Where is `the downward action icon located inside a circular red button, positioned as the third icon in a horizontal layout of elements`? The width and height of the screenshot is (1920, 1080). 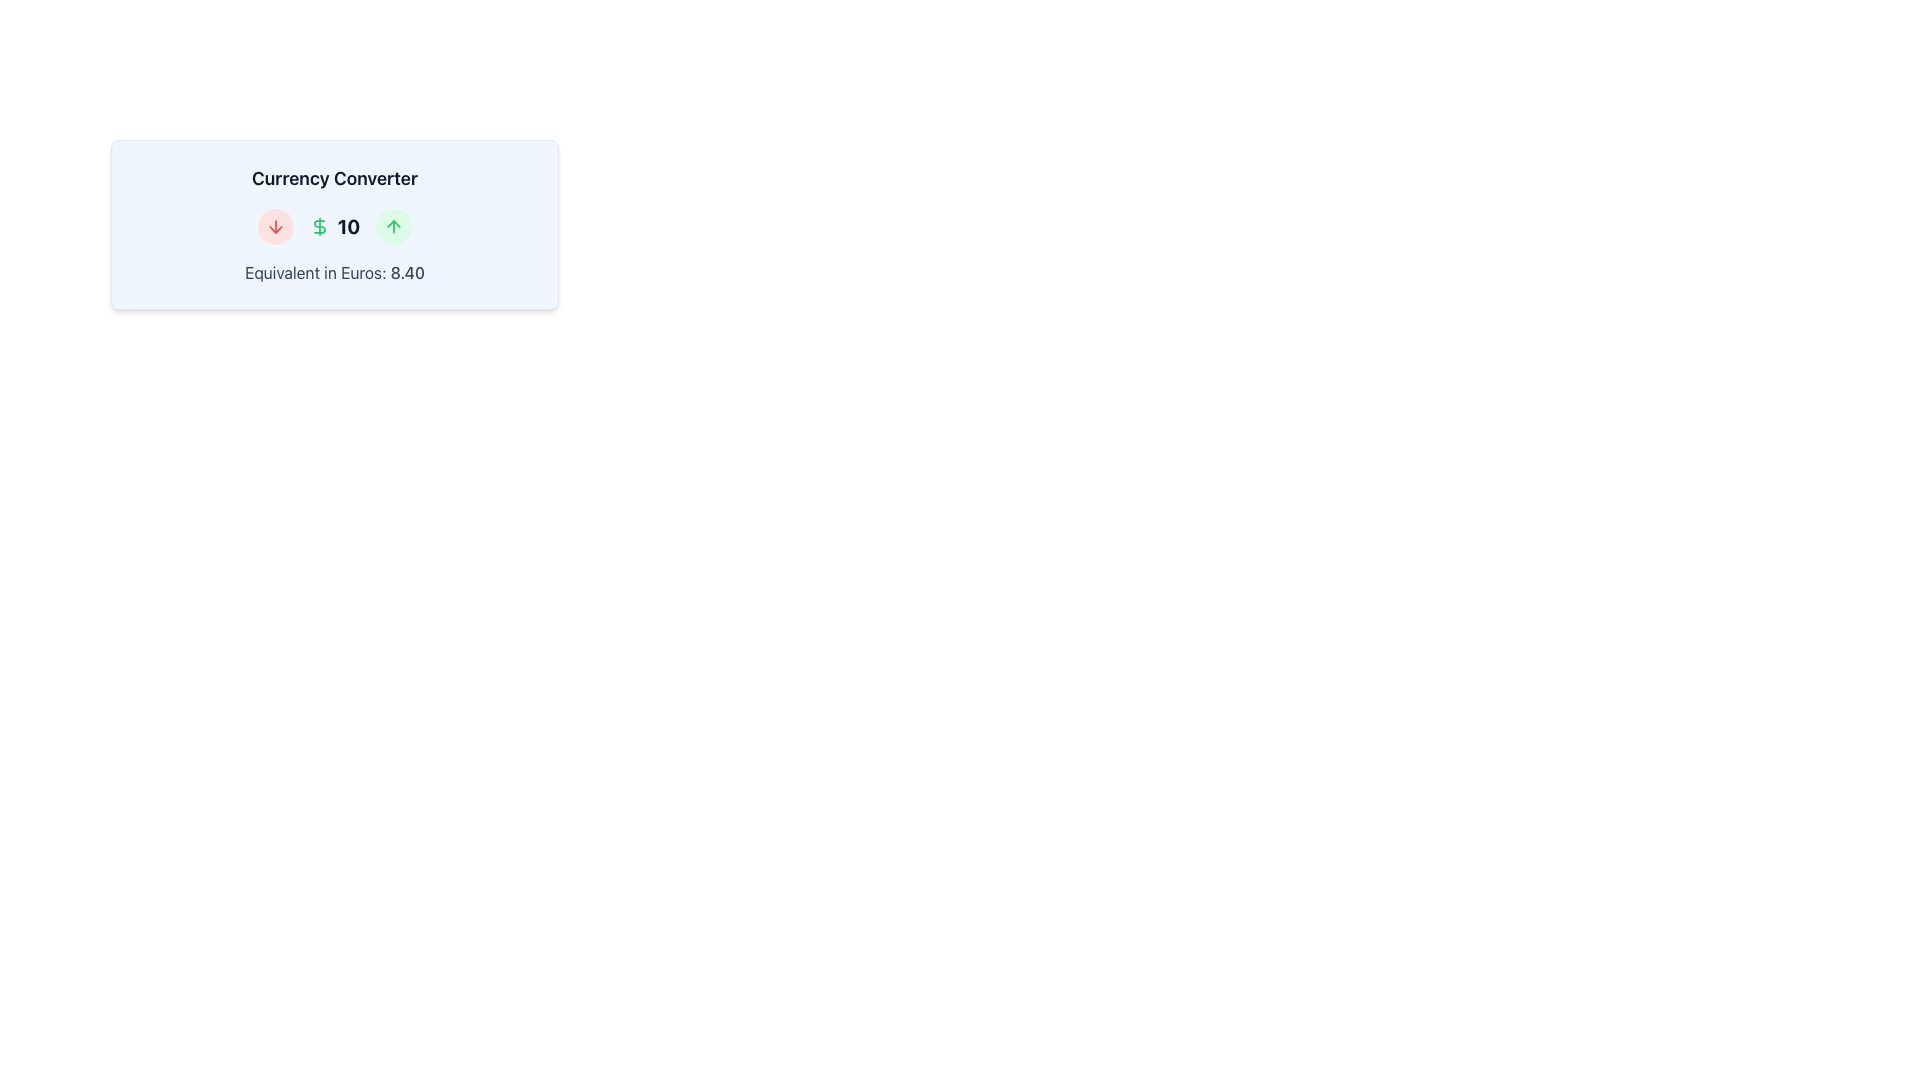
the downward action icon located inside a circular red button, positioned as the third icon in a horizontal layout of elements is located at coordinates (274, 226).